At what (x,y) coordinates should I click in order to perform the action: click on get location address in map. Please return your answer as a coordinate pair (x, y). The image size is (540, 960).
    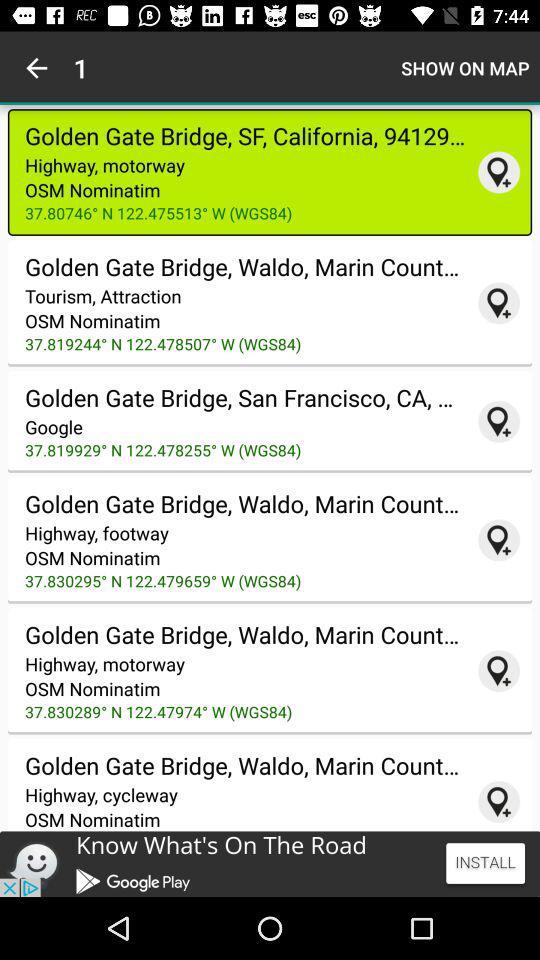
    Looking at the image, I should click on (498, 802).